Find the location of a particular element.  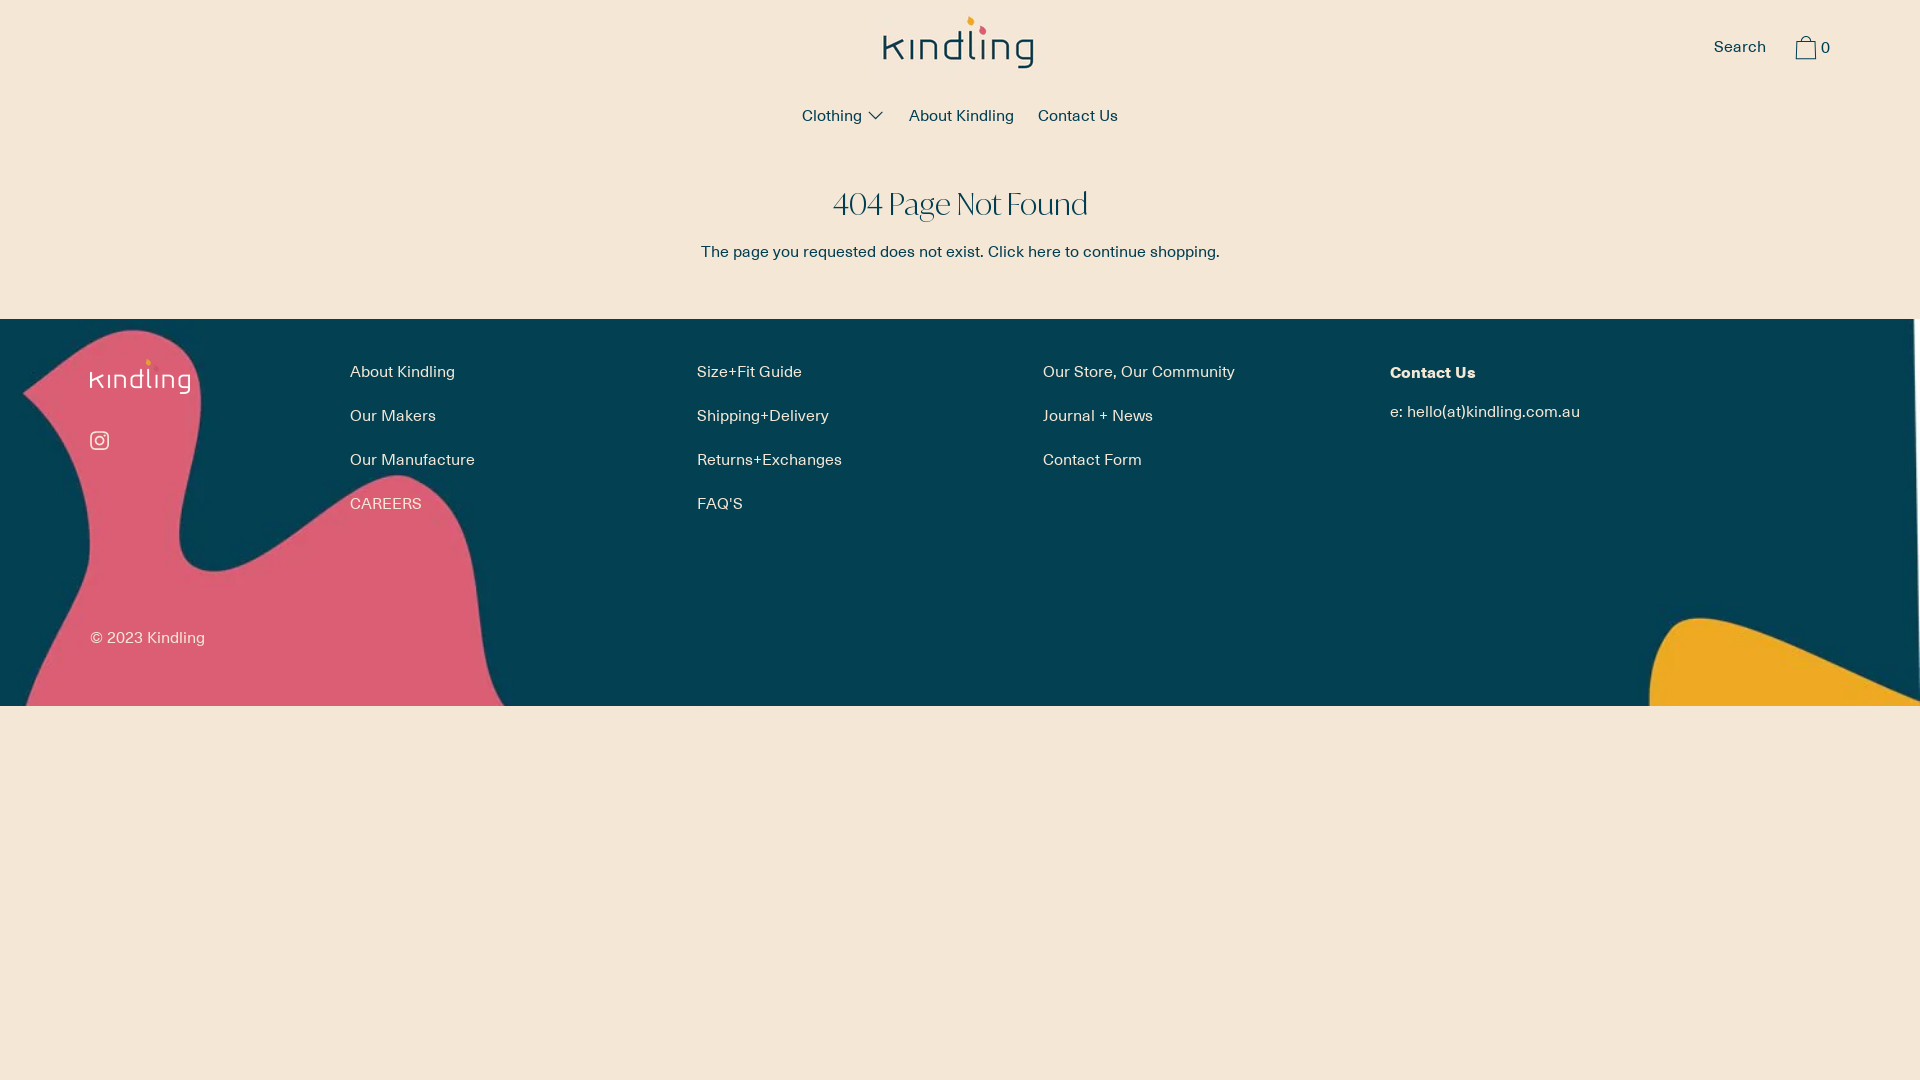

'Contact Form' is located at coordinates (1091, 459).